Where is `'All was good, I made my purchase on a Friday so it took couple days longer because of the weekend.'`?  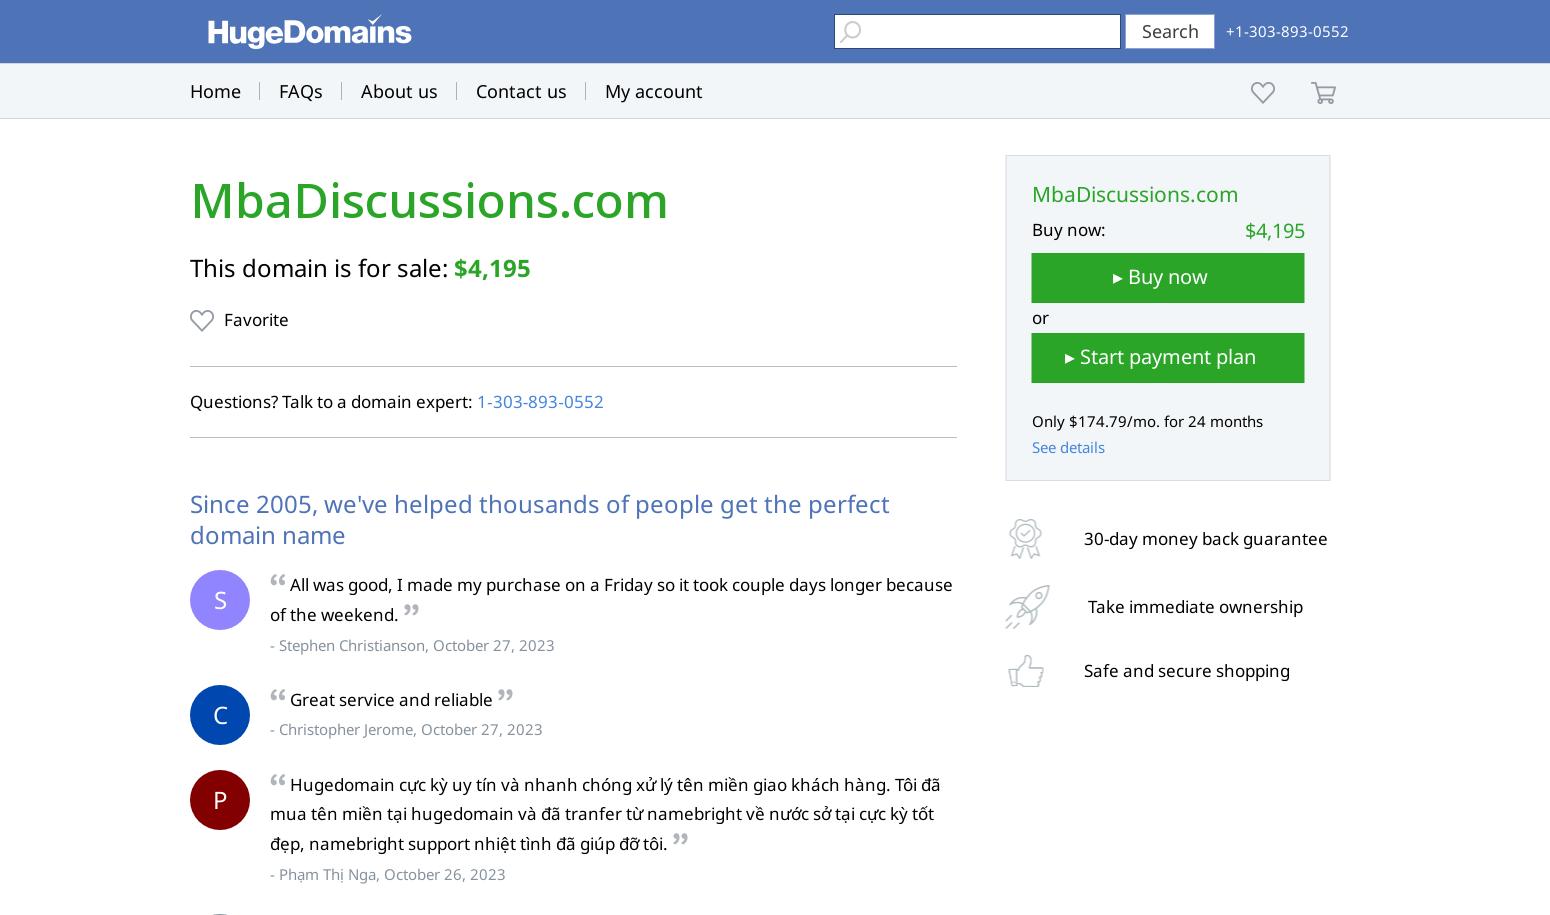
'All was good, I made my purchase on a Friday so it took couple days longer because of the weekend.' is located at coordinates (270, 598).